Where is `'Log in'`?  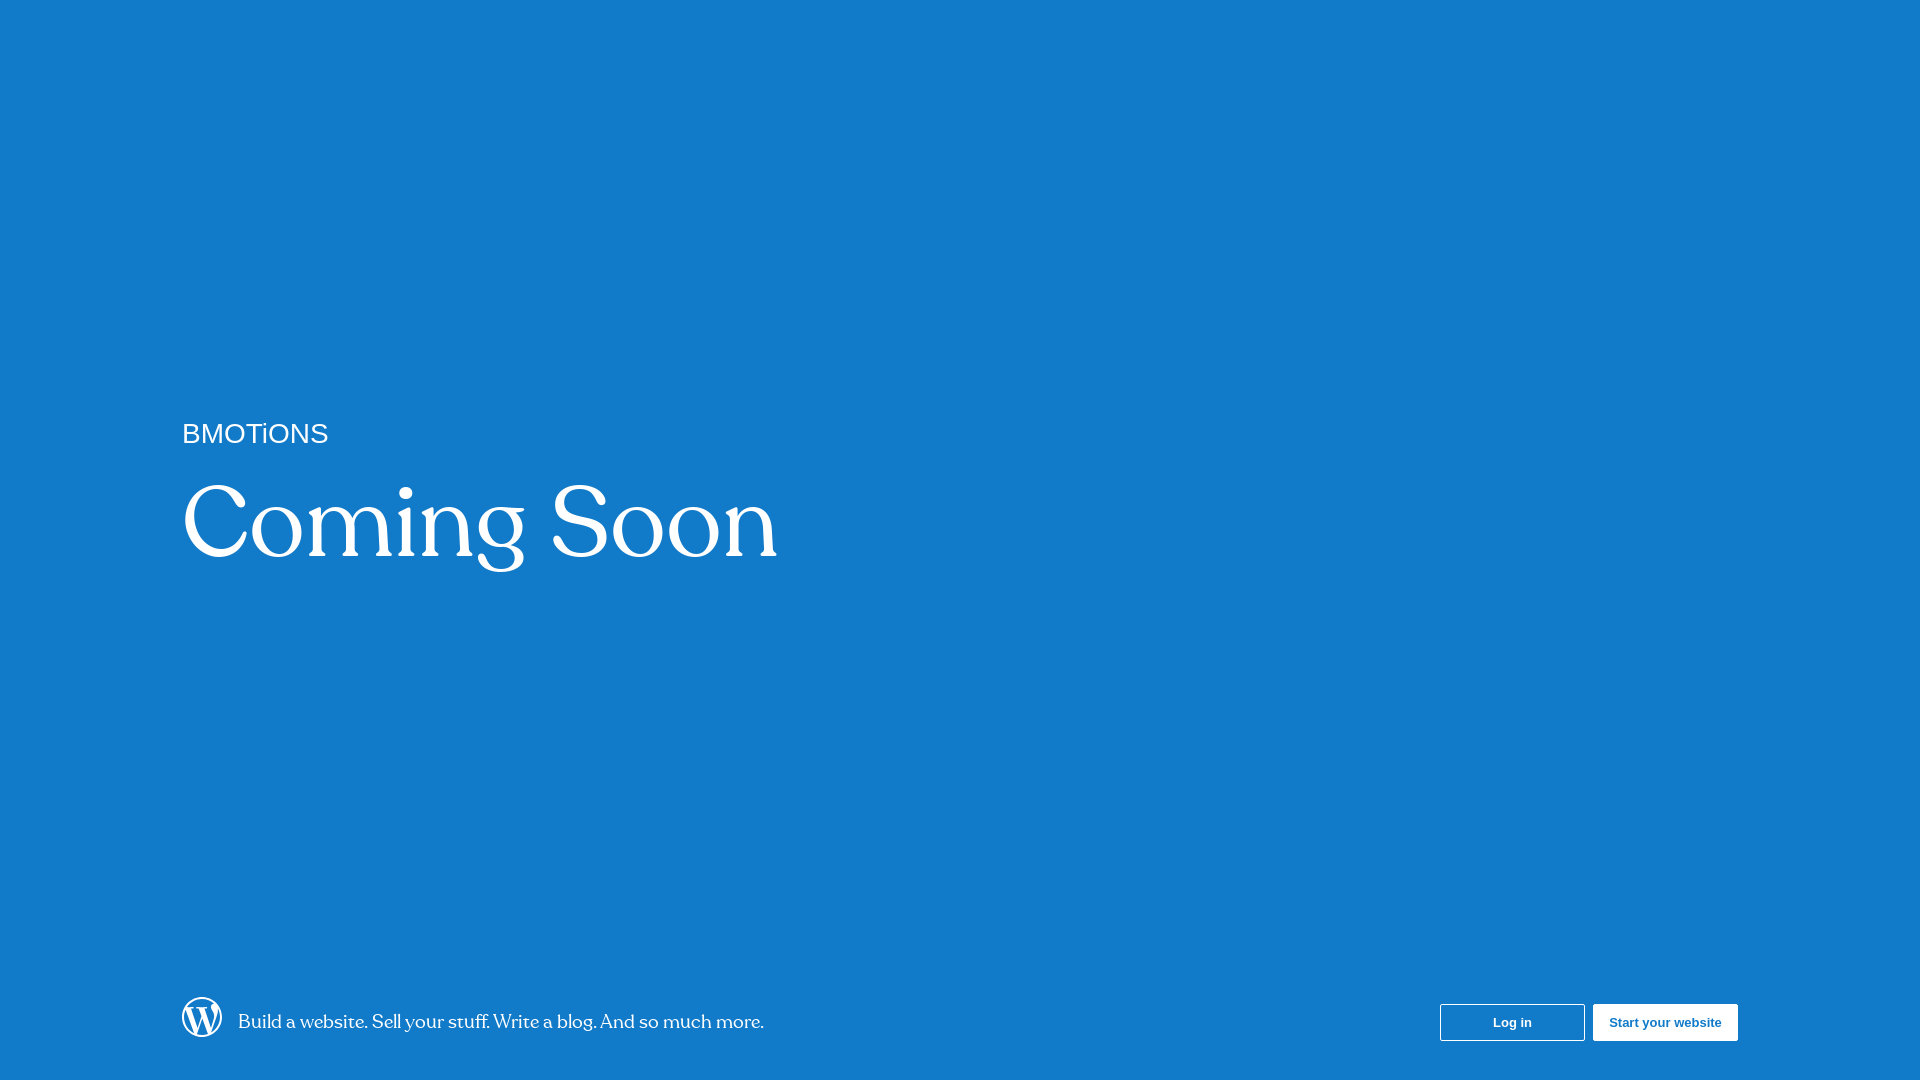 'Log in' is located at coordinates (1512, 1022).